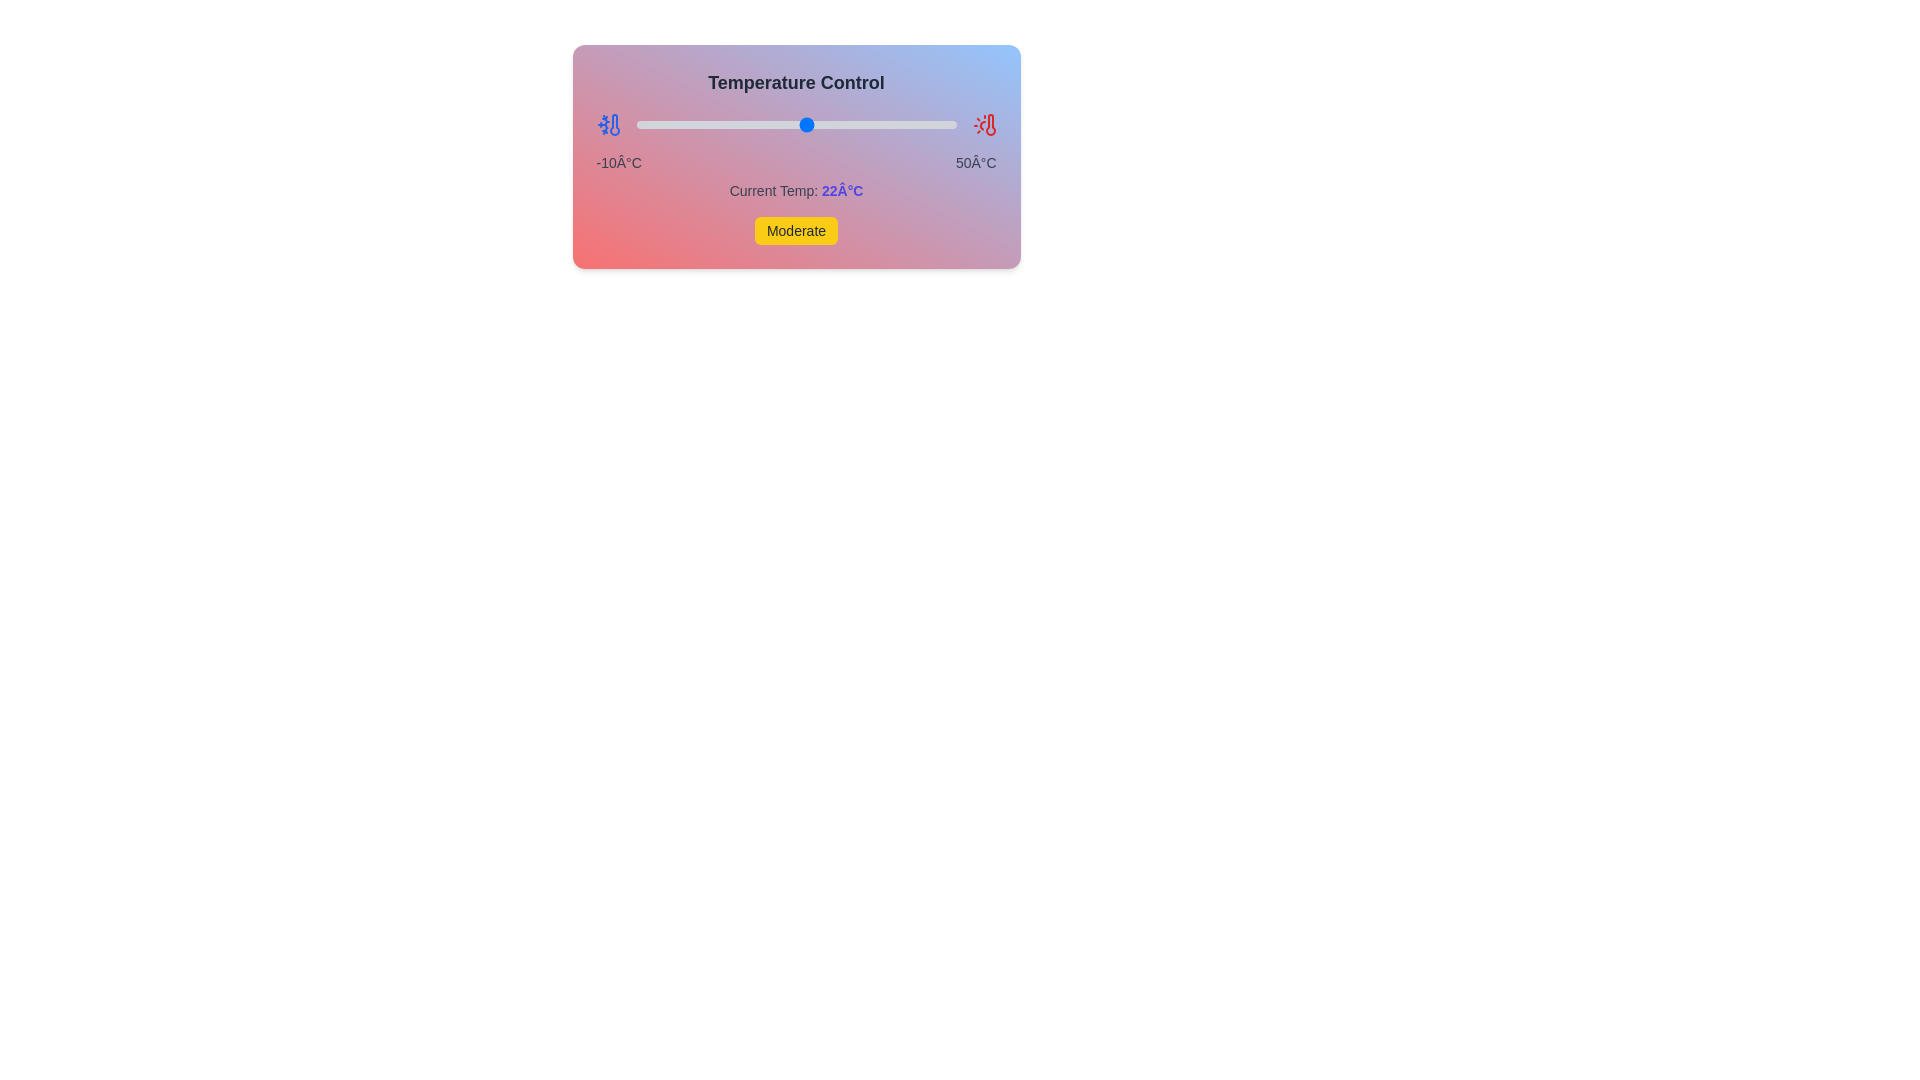 Image resolution: width=1920 pixels, height=1080 pixels. Describe the element at coordinates (795, 230) in the screenshot. I see `the colored status indicator labeled 'Moderate'` at that location.